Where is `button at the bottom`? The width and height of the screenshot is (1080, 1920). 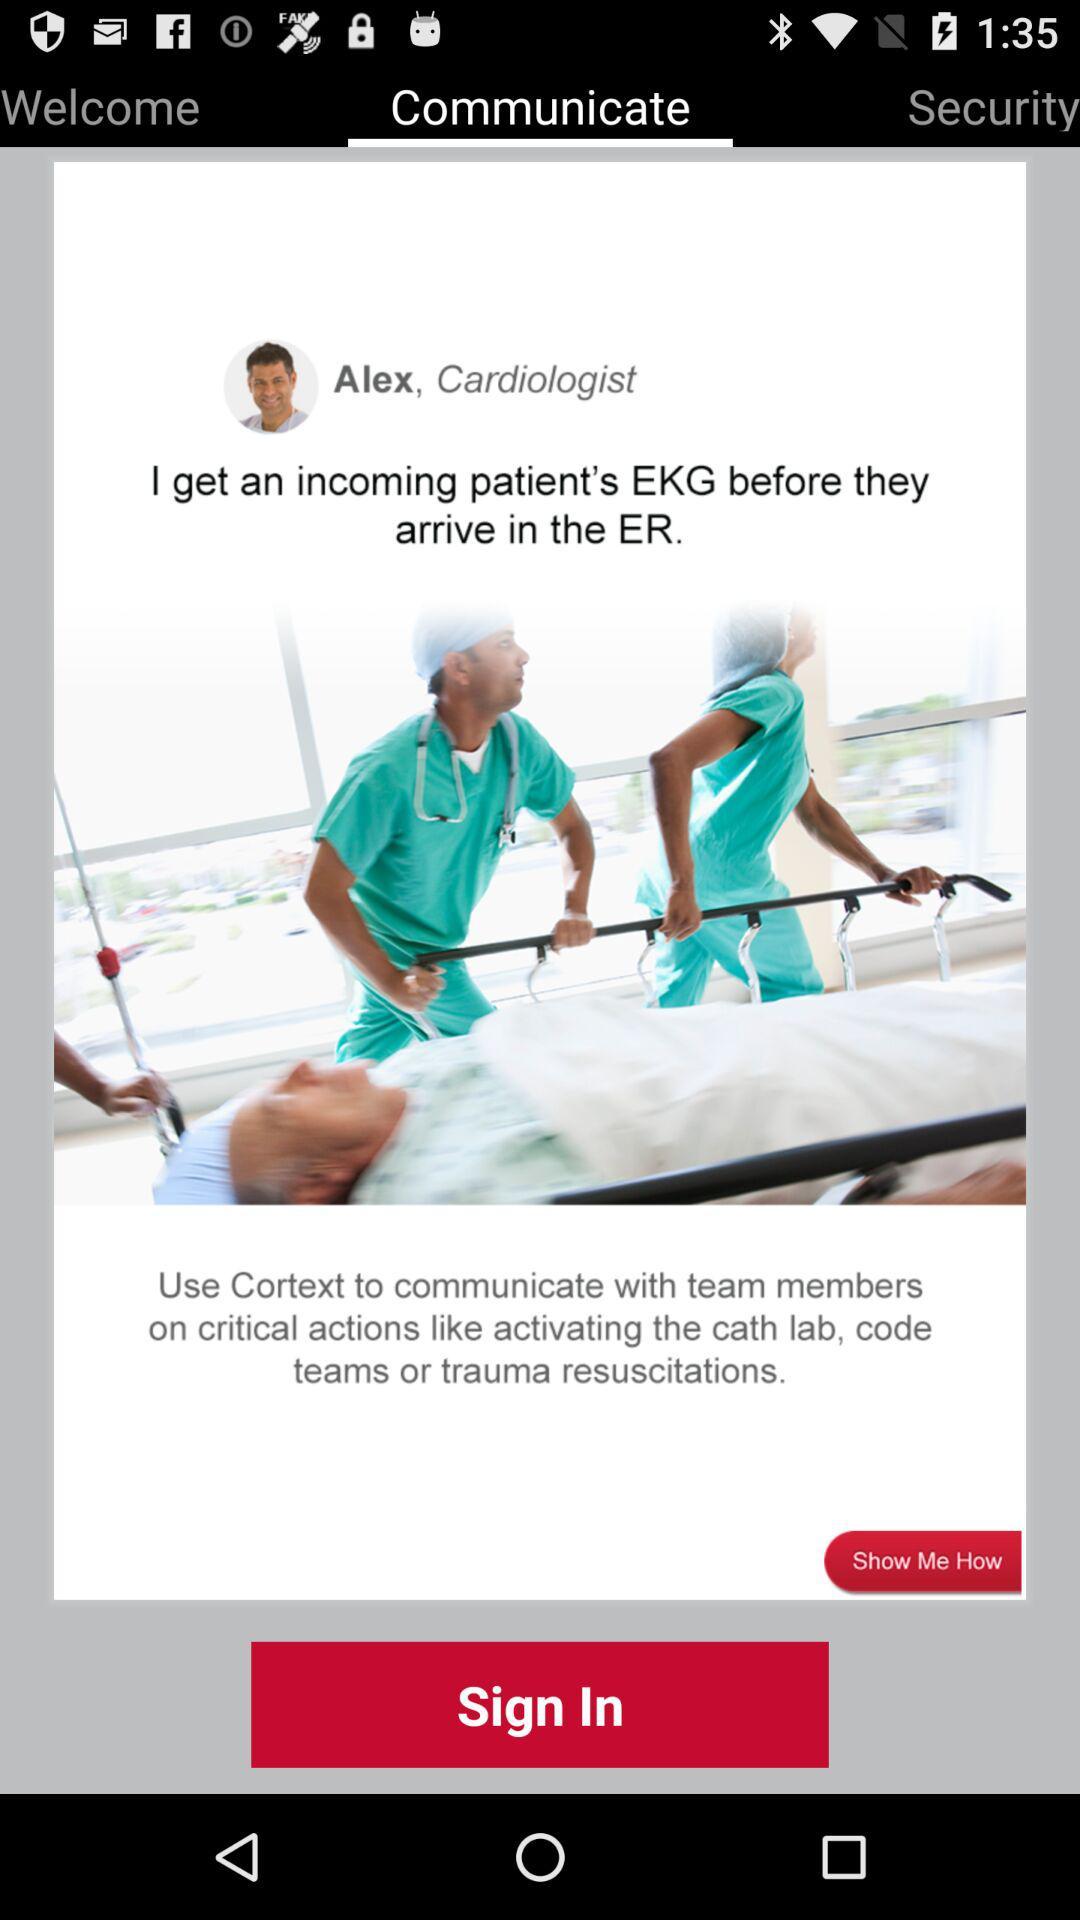
button at the bottom is located at coordinates (540, 1703).